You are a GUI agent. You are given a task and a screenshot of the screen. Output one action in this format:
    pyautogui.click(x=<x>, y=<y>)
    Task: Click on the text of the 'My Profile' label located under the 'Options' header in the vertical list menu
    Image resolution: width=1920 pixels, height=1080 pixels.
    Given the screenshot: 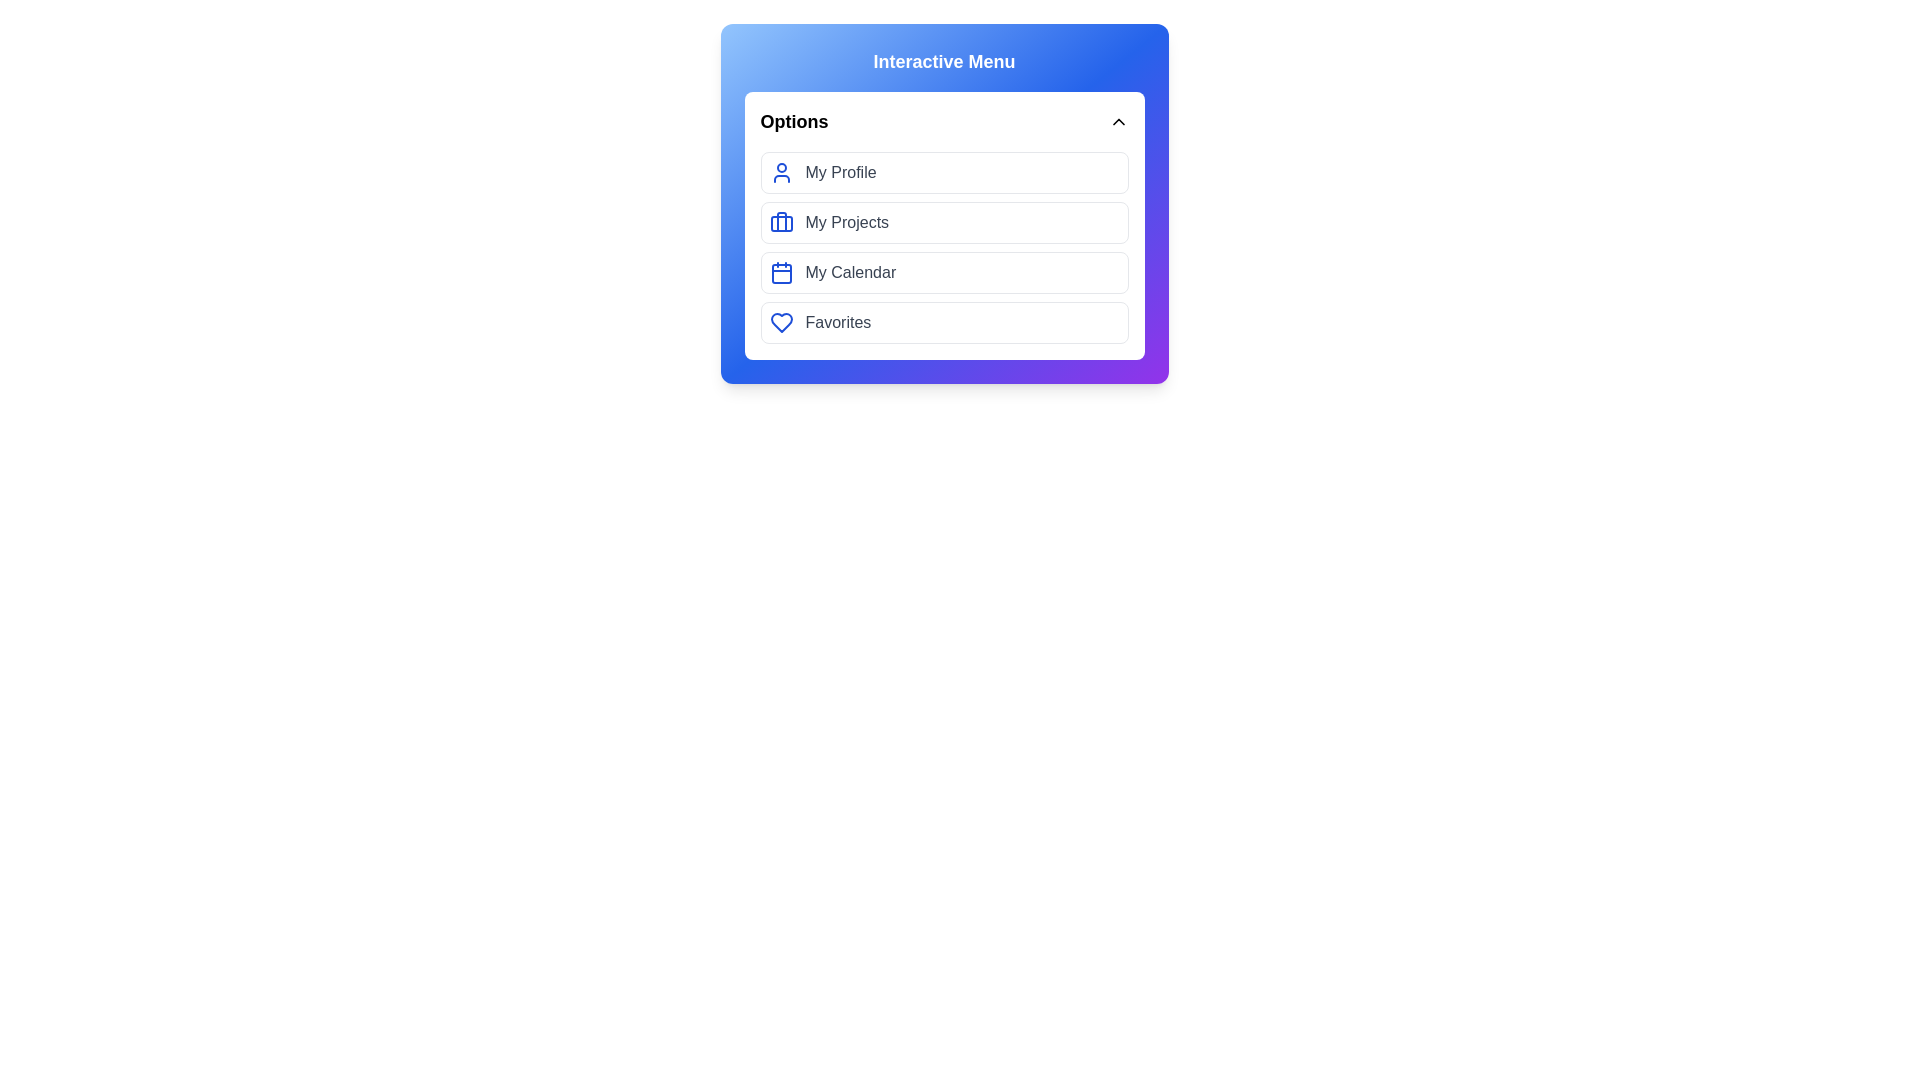 What is the action you would take?
    pyautogui.click(x=841, y=172)
    